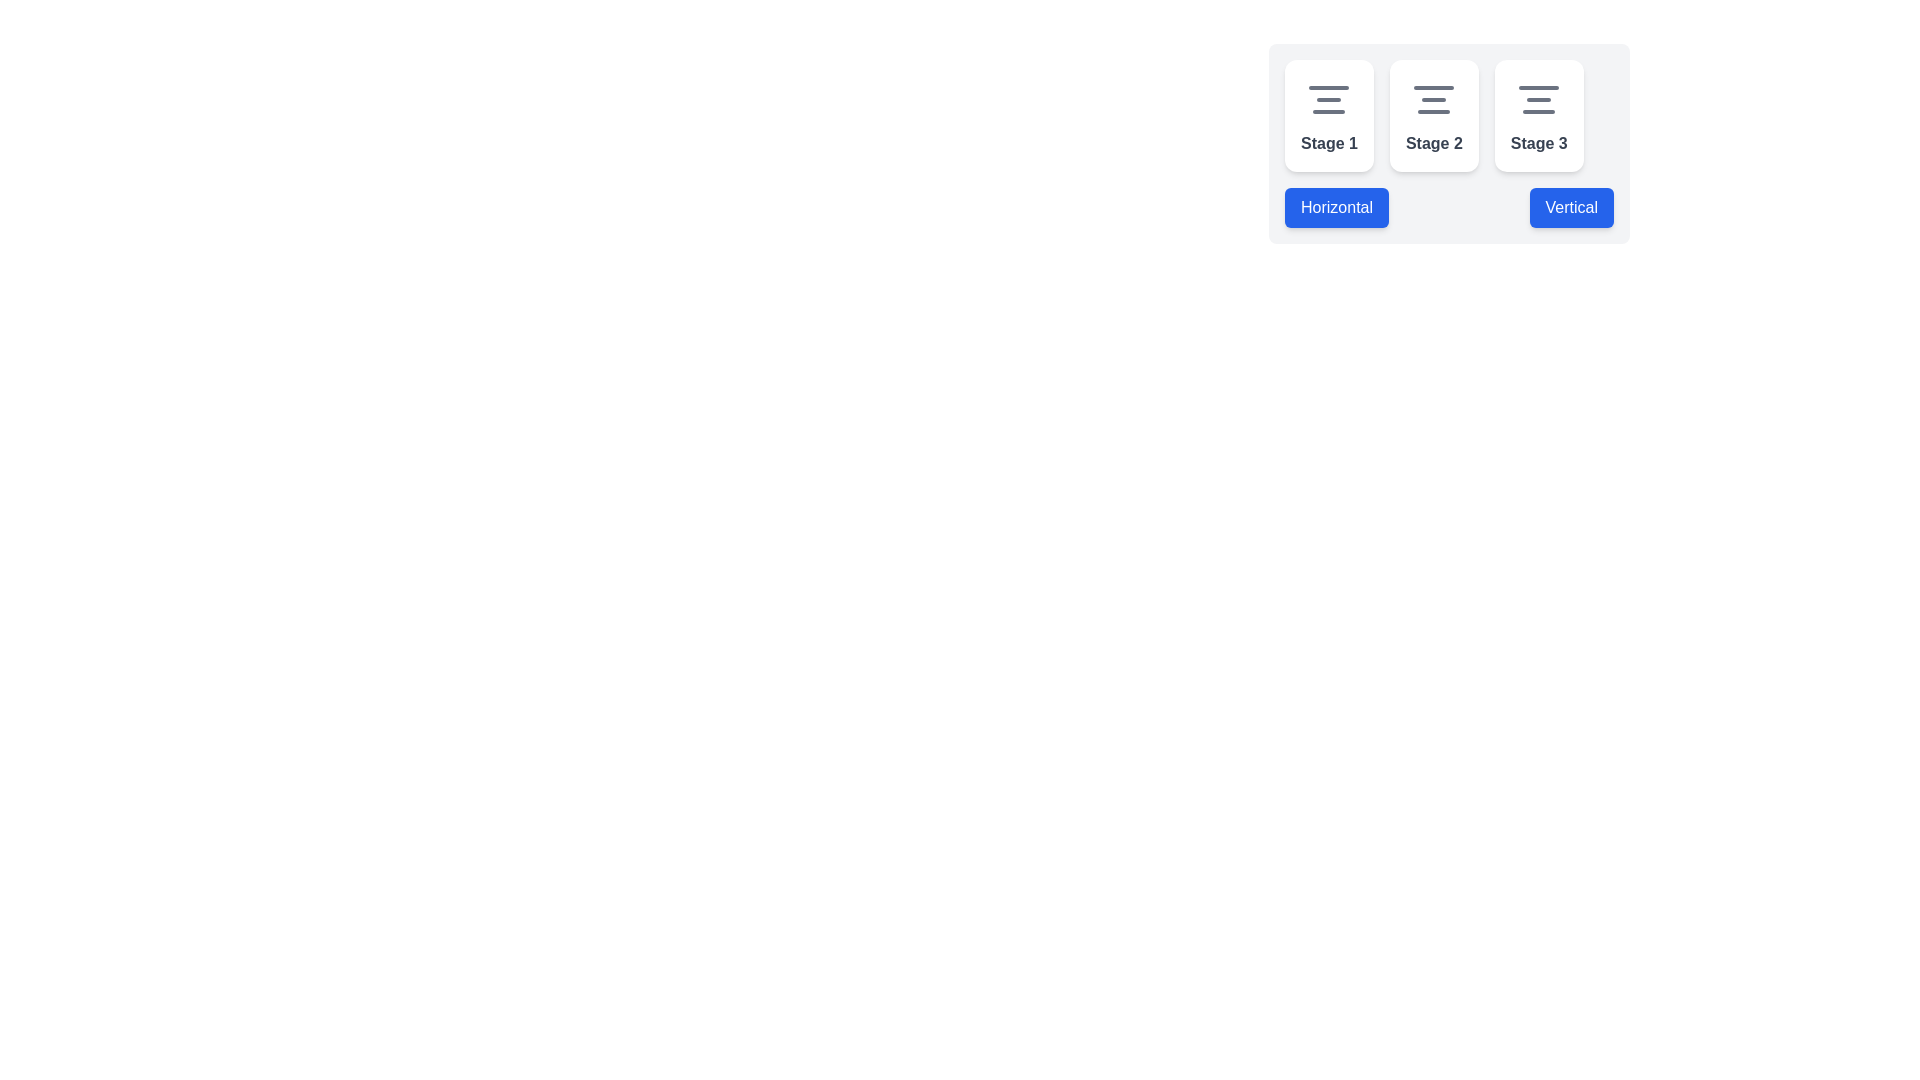 This screenshot has height=1080, width=1920. I want to click on the card representing the current step in the process, located second from the left between 'Stage 1' and 'Stage 3', so click(1433, 115).